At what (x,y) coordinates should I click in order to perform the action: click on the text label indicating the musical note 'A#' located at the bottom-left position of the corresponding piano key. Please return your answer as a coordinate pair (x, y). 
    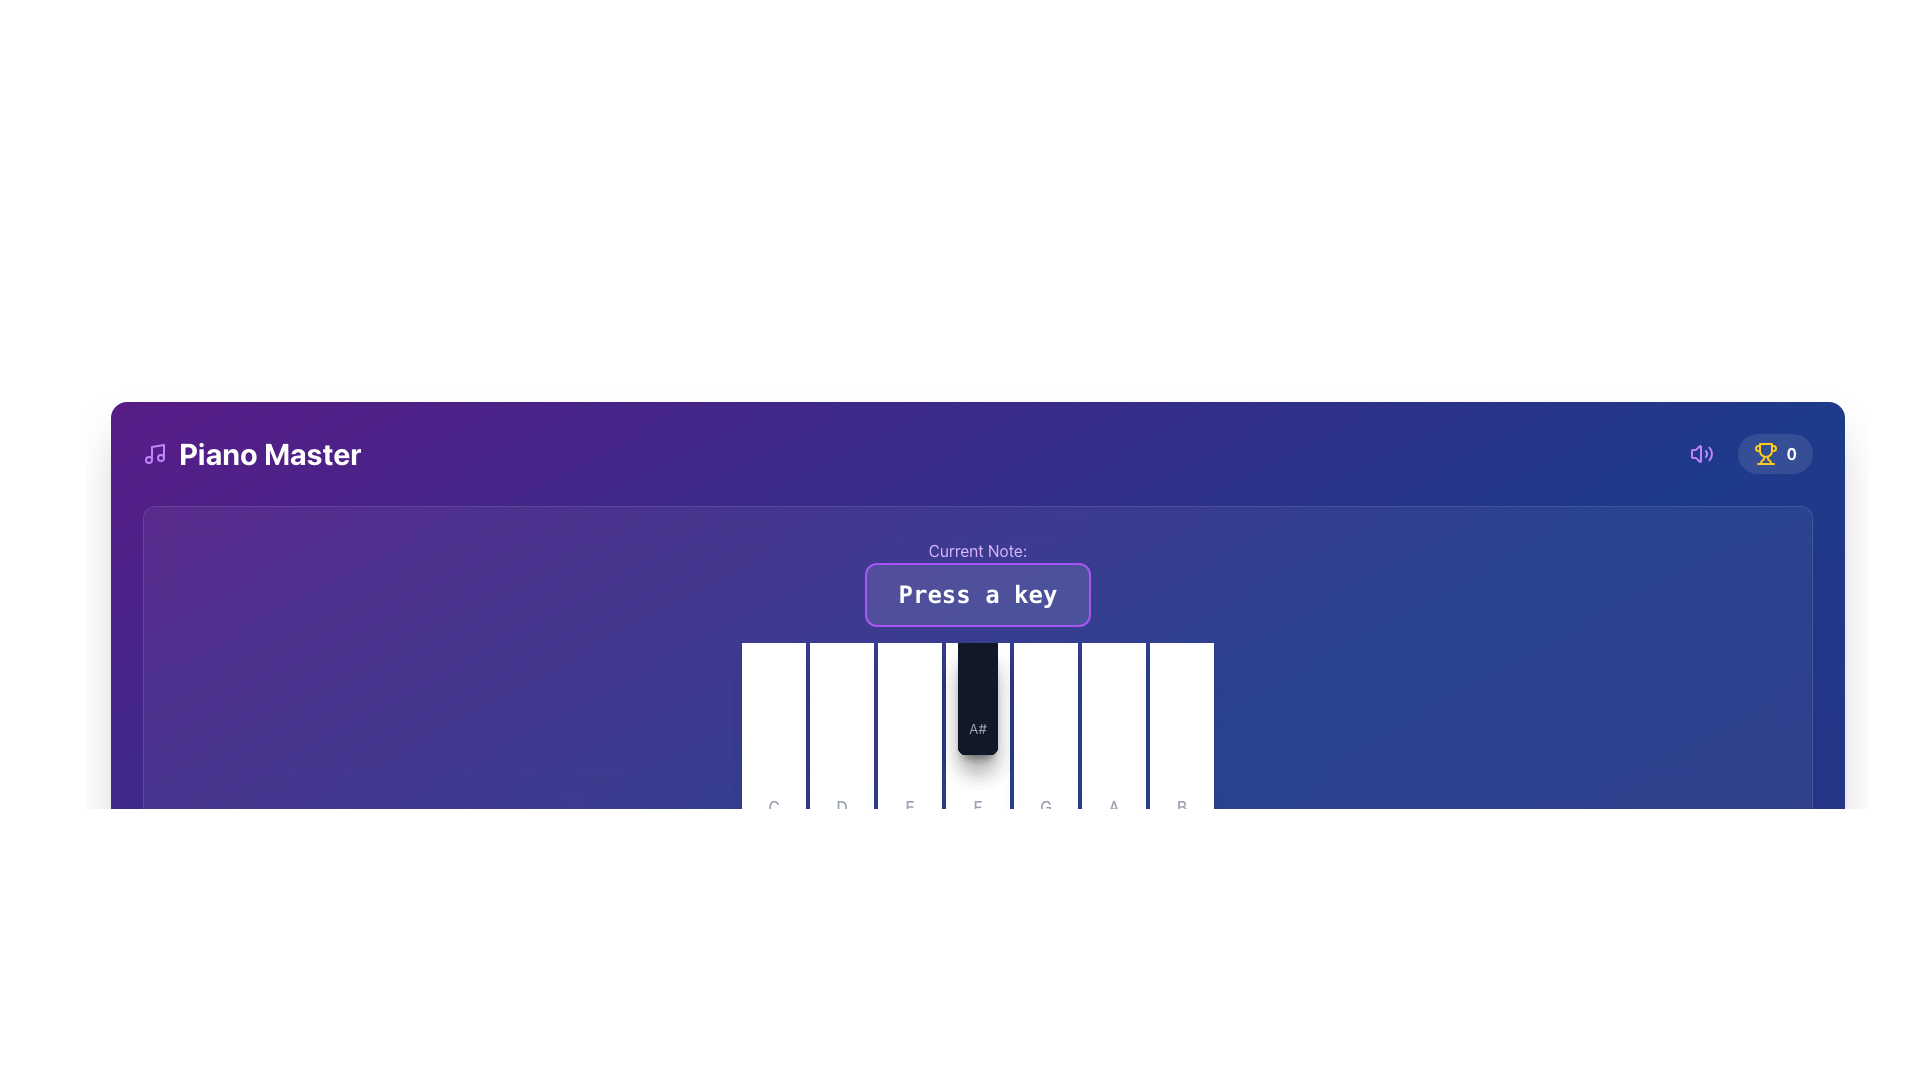
    Looking at the image, I should click on (978, 729).